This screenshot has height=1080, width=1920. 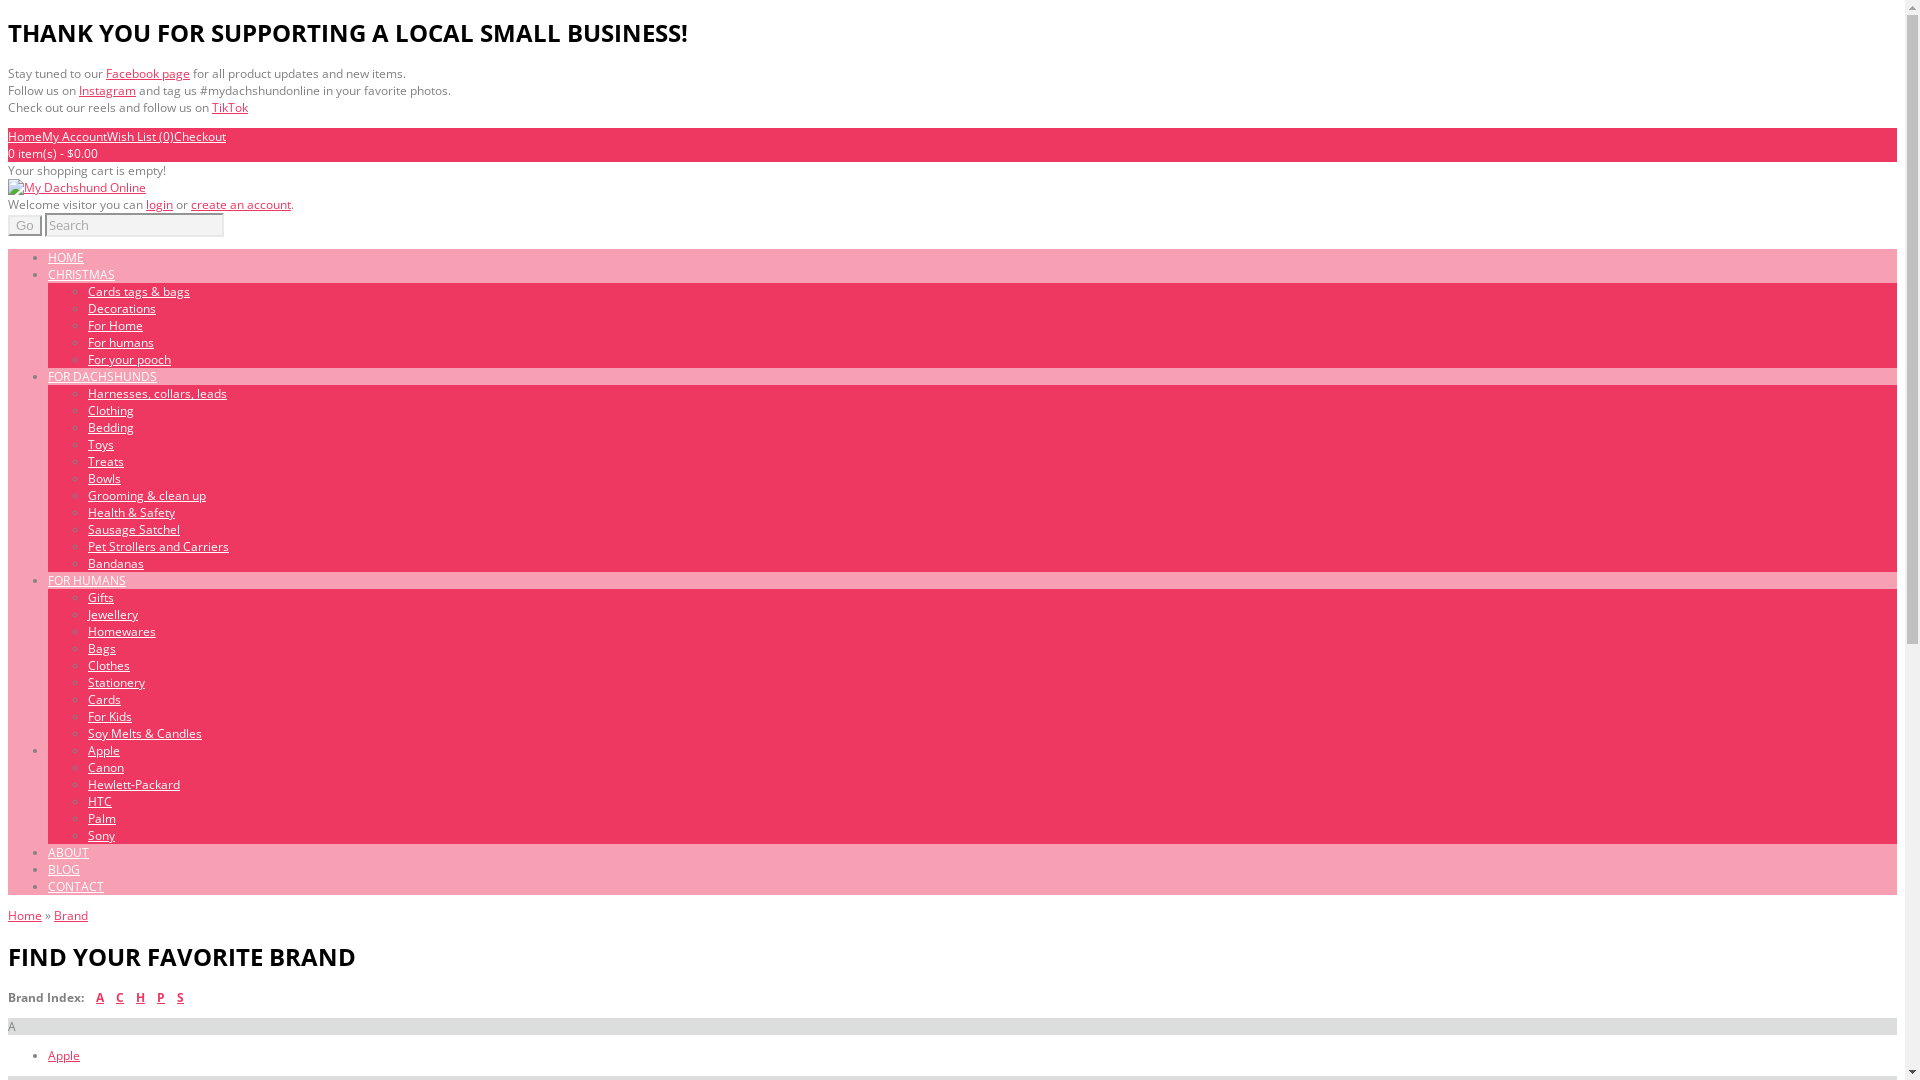 What do you see at coordinates (156, 393) in the screenshot?
I see `'Harnesses, collars, leads'` at bounding box center [156, 393].